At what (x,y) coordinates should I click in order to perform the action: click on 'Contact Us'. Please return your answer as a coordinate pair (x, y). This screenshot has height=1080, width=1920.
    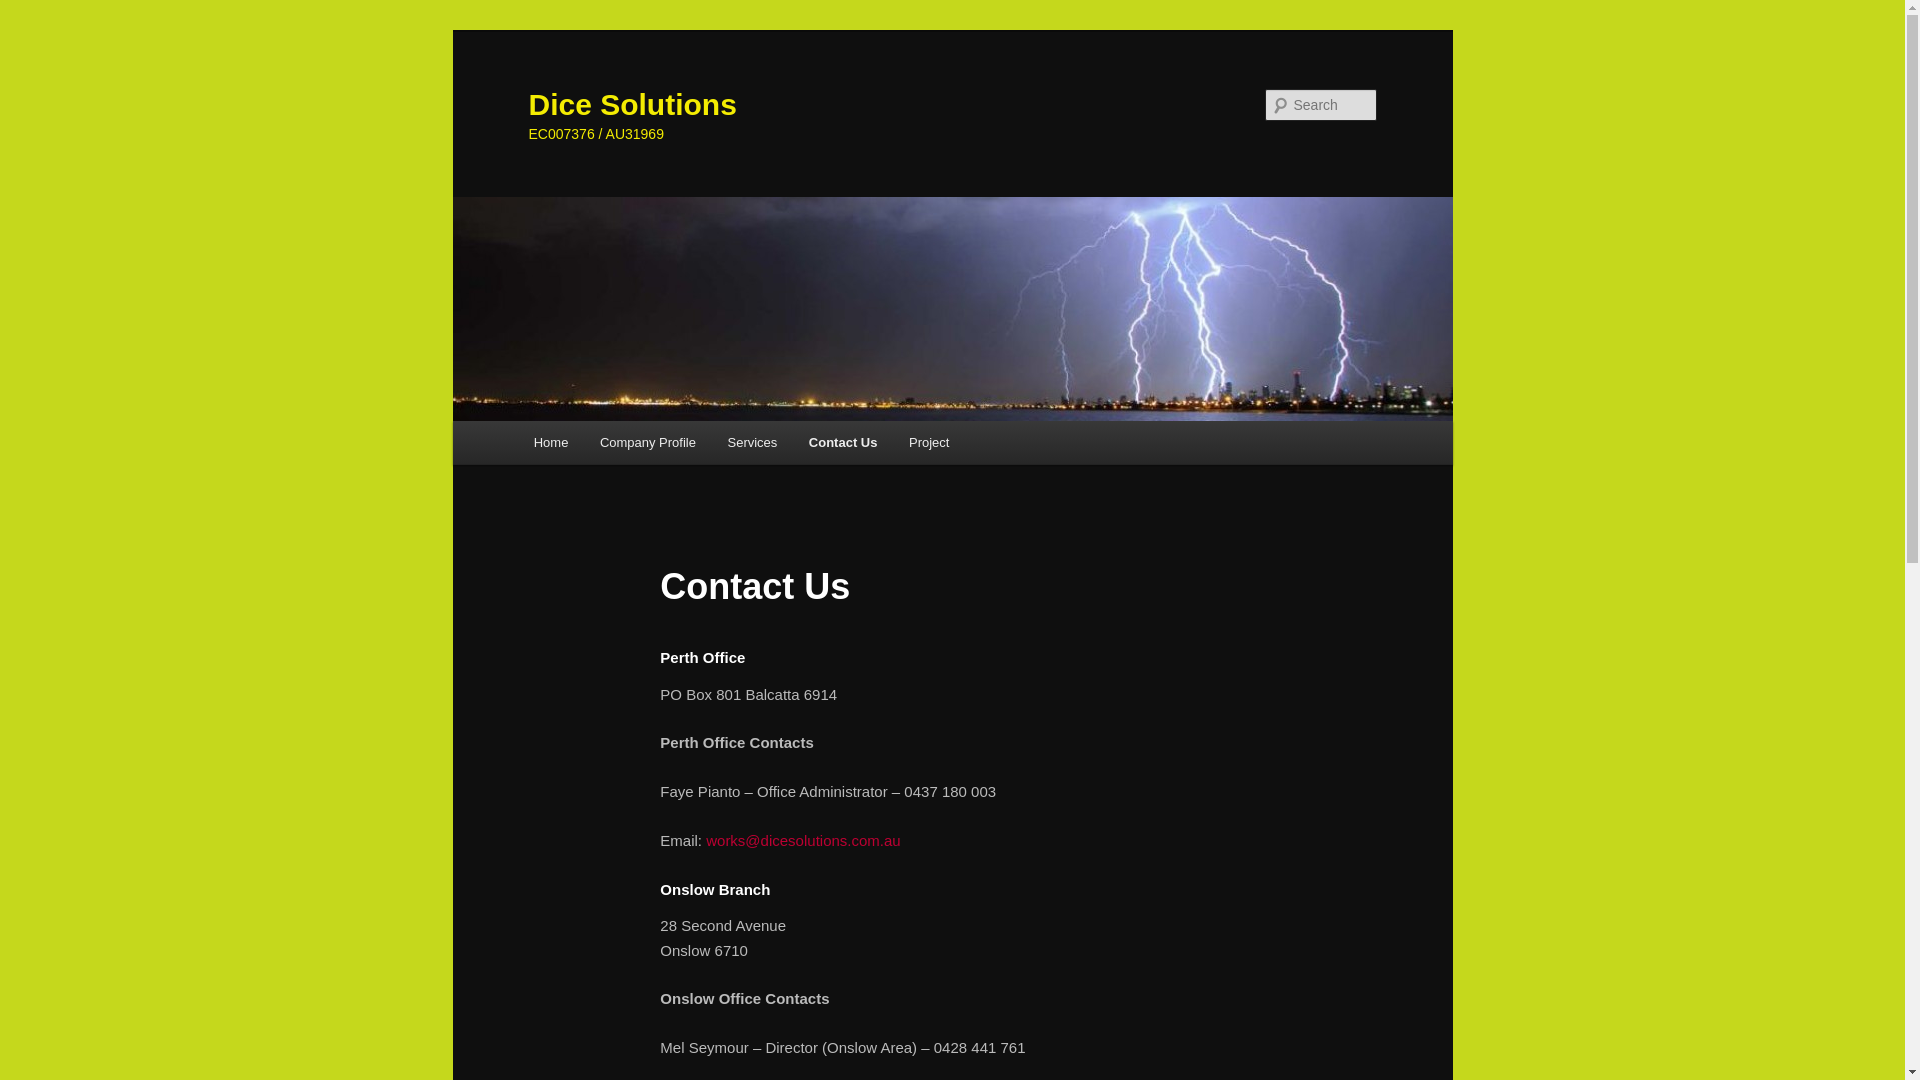
    Looking at the image, I should click on (843, 441).